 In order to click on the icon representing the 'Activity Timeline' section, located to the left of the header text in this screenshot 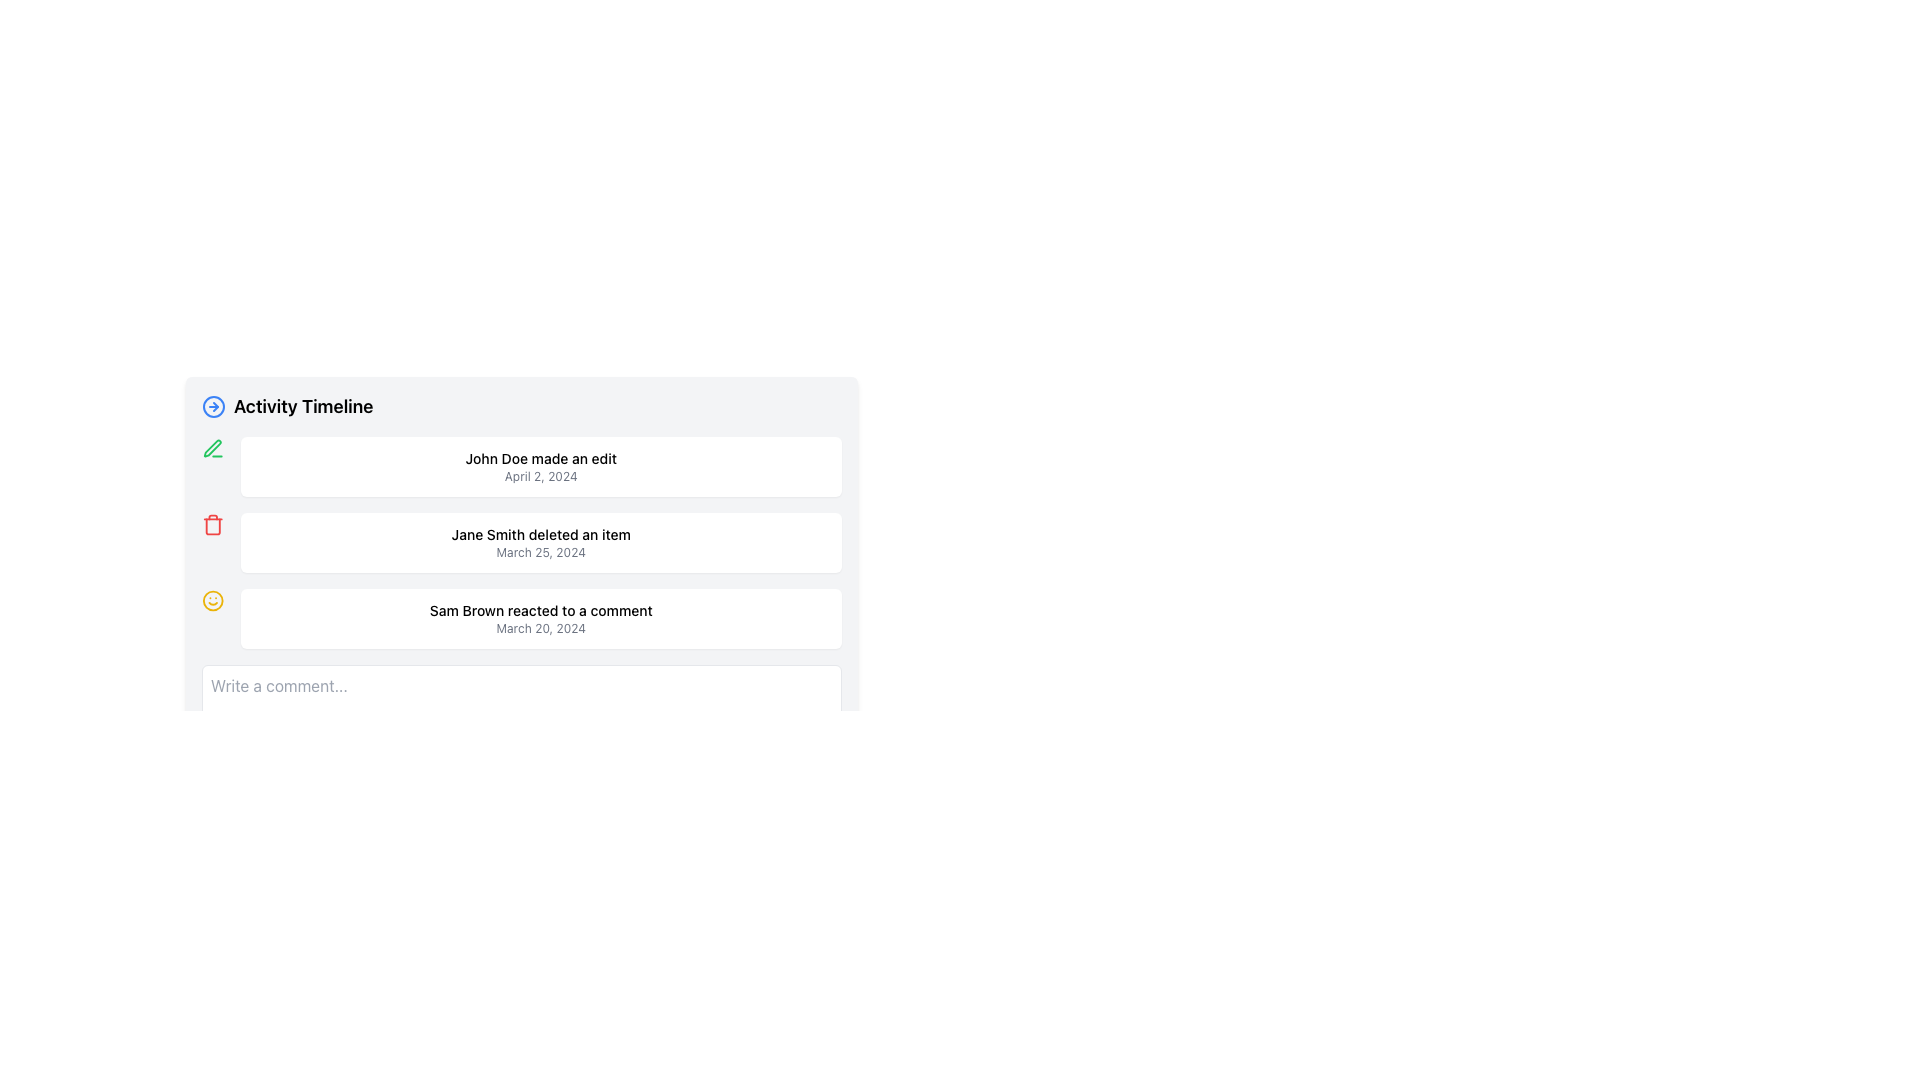, I will do `click(214, 406)`.